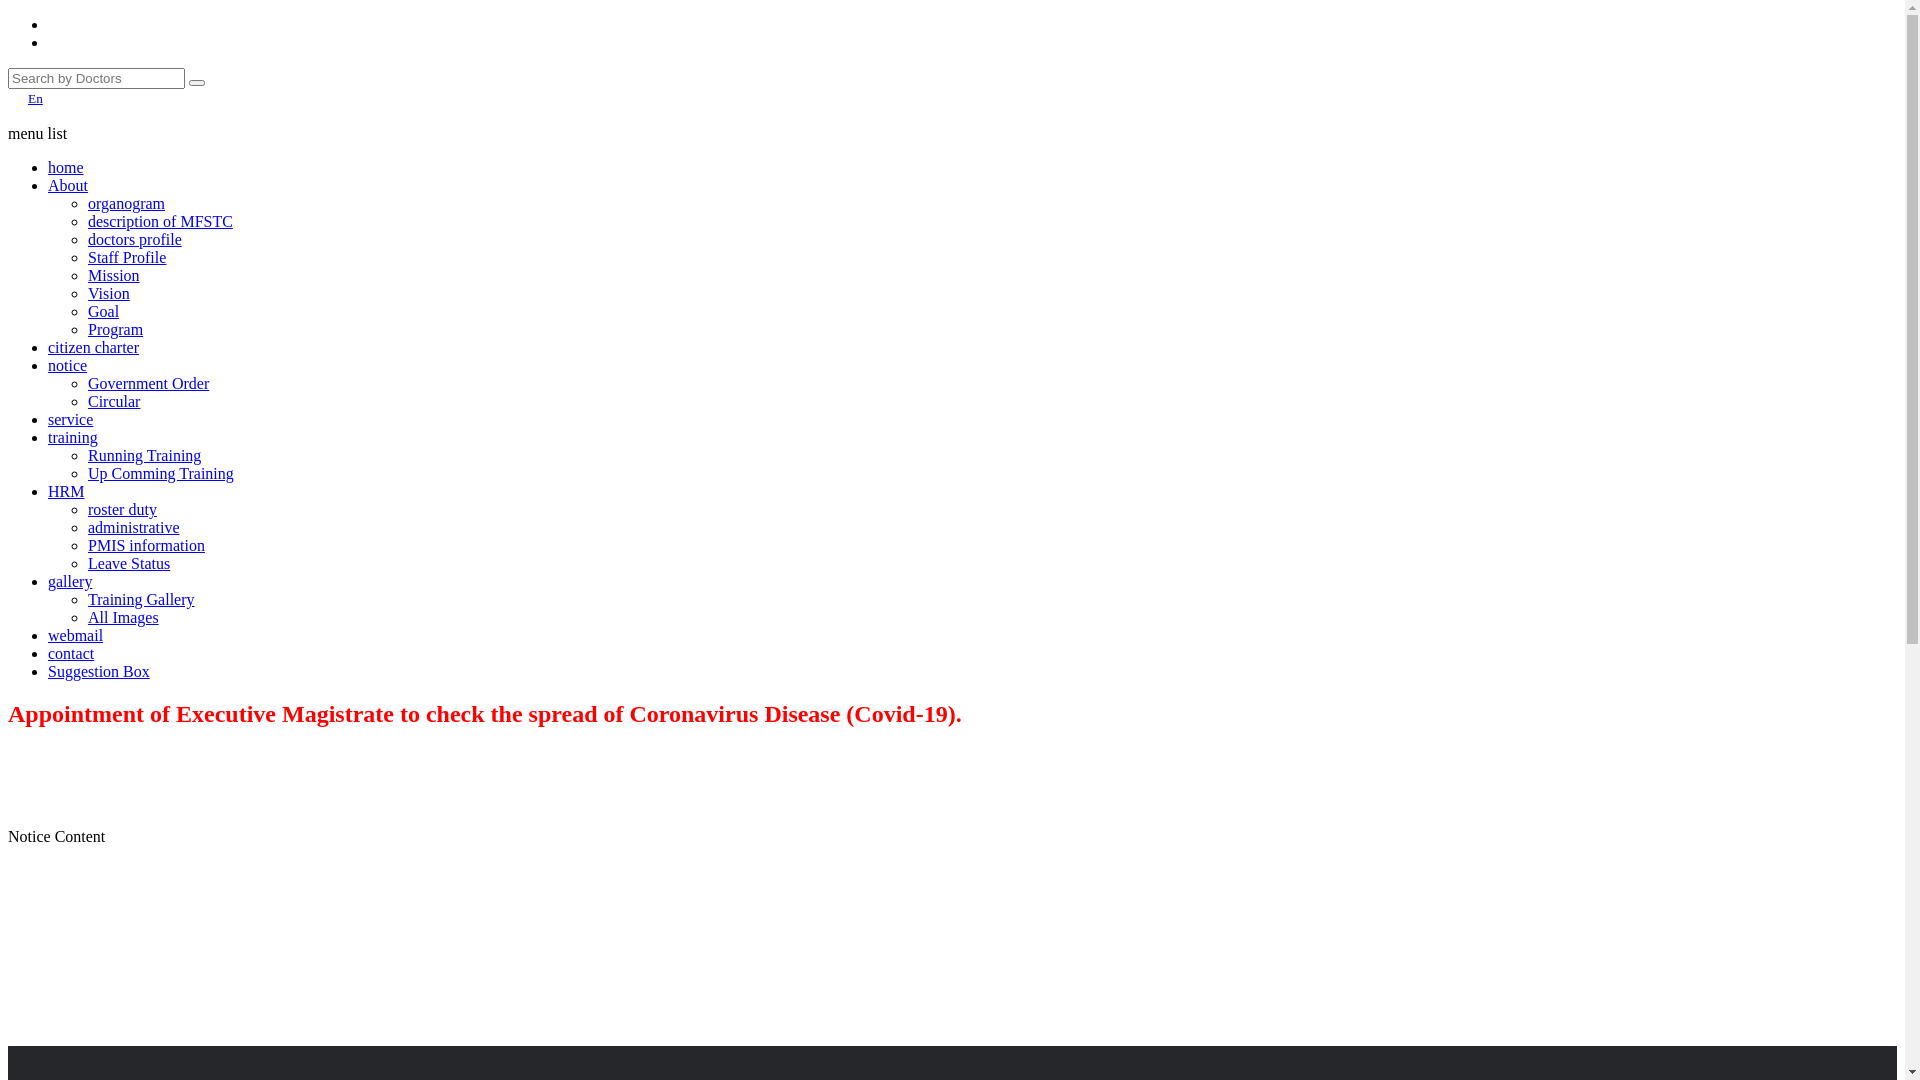 This screenshot has height=1080, width=1920. Describe the element at coordinates (121, 508) in the screenshot. I see `'roster duty'` at that location.